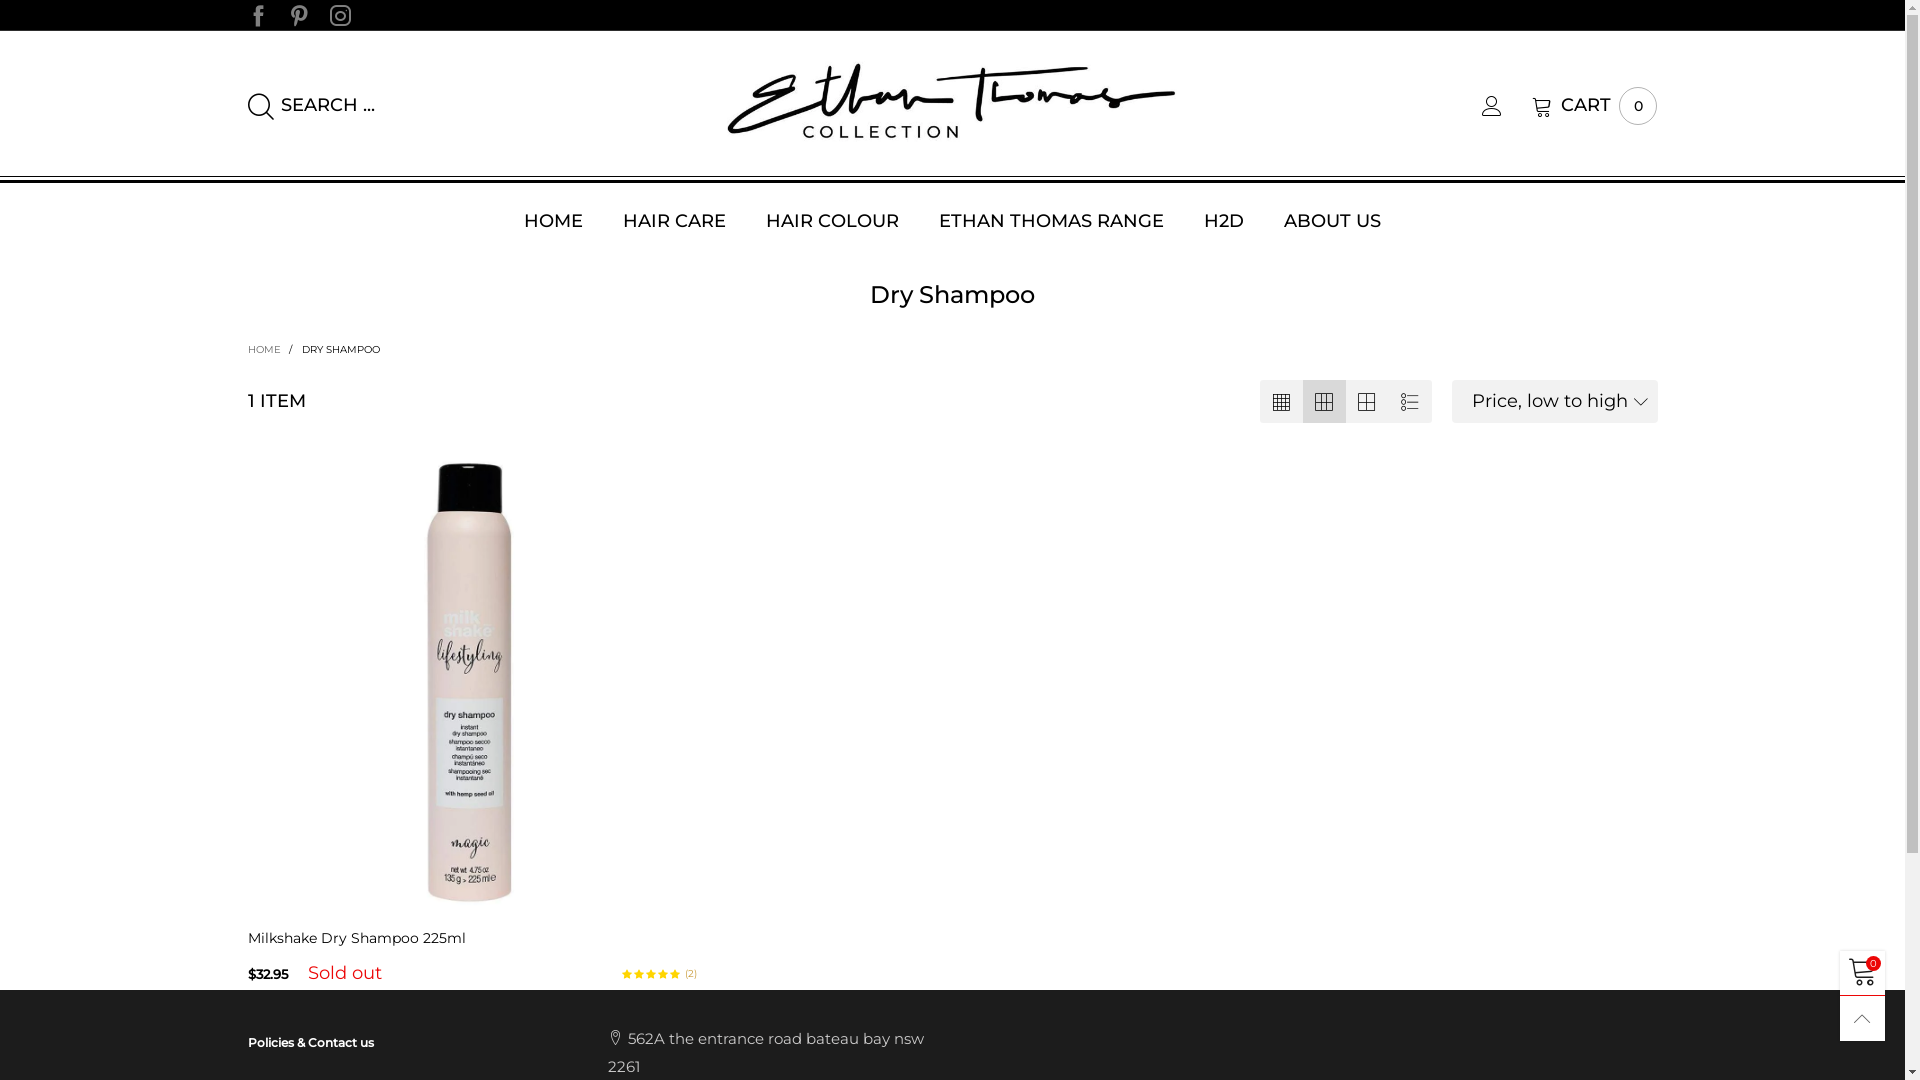  Describe the element at coordinates (1861, 1018) in the screenshot. I see `'Back to top'` at that location.